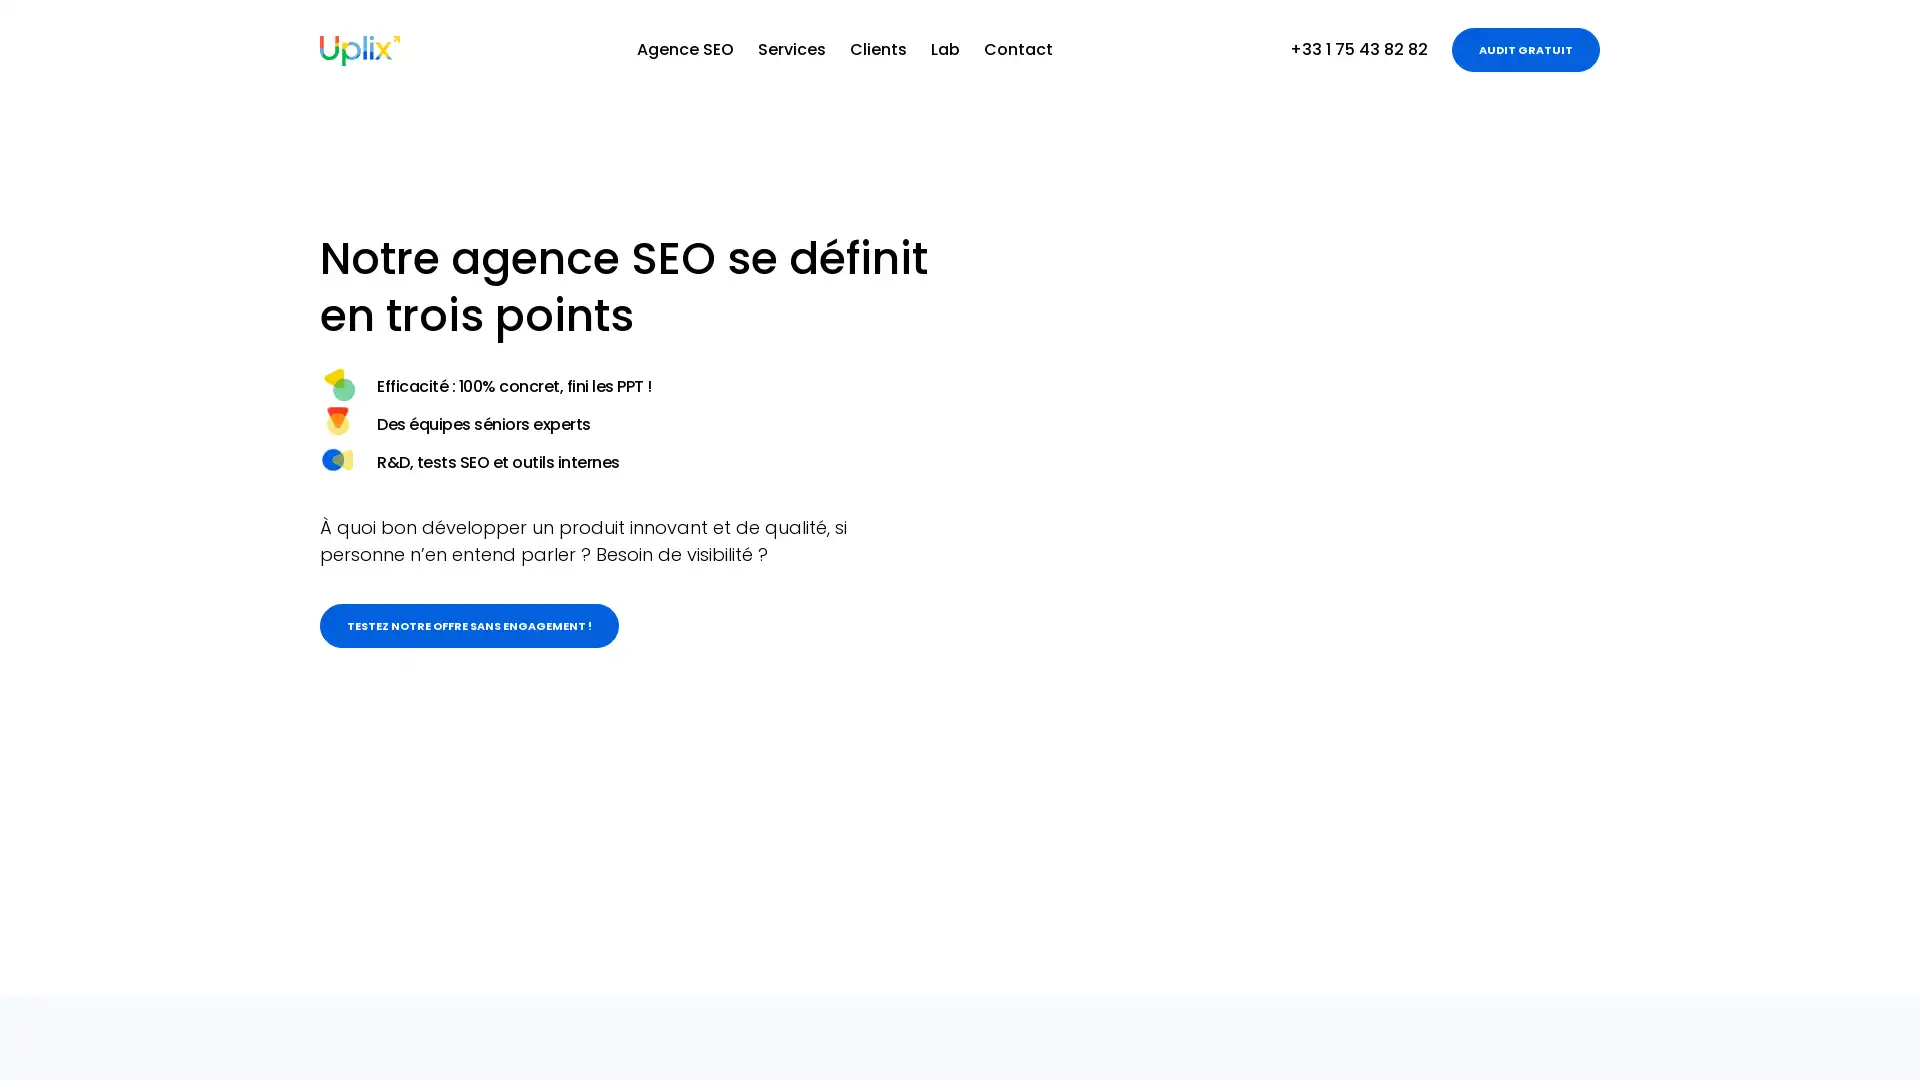 This screenshot has width=1920, height=1080. Describe the element at coordinates (1858, 1040) in the screenshot. I see `Fermer` at that location.